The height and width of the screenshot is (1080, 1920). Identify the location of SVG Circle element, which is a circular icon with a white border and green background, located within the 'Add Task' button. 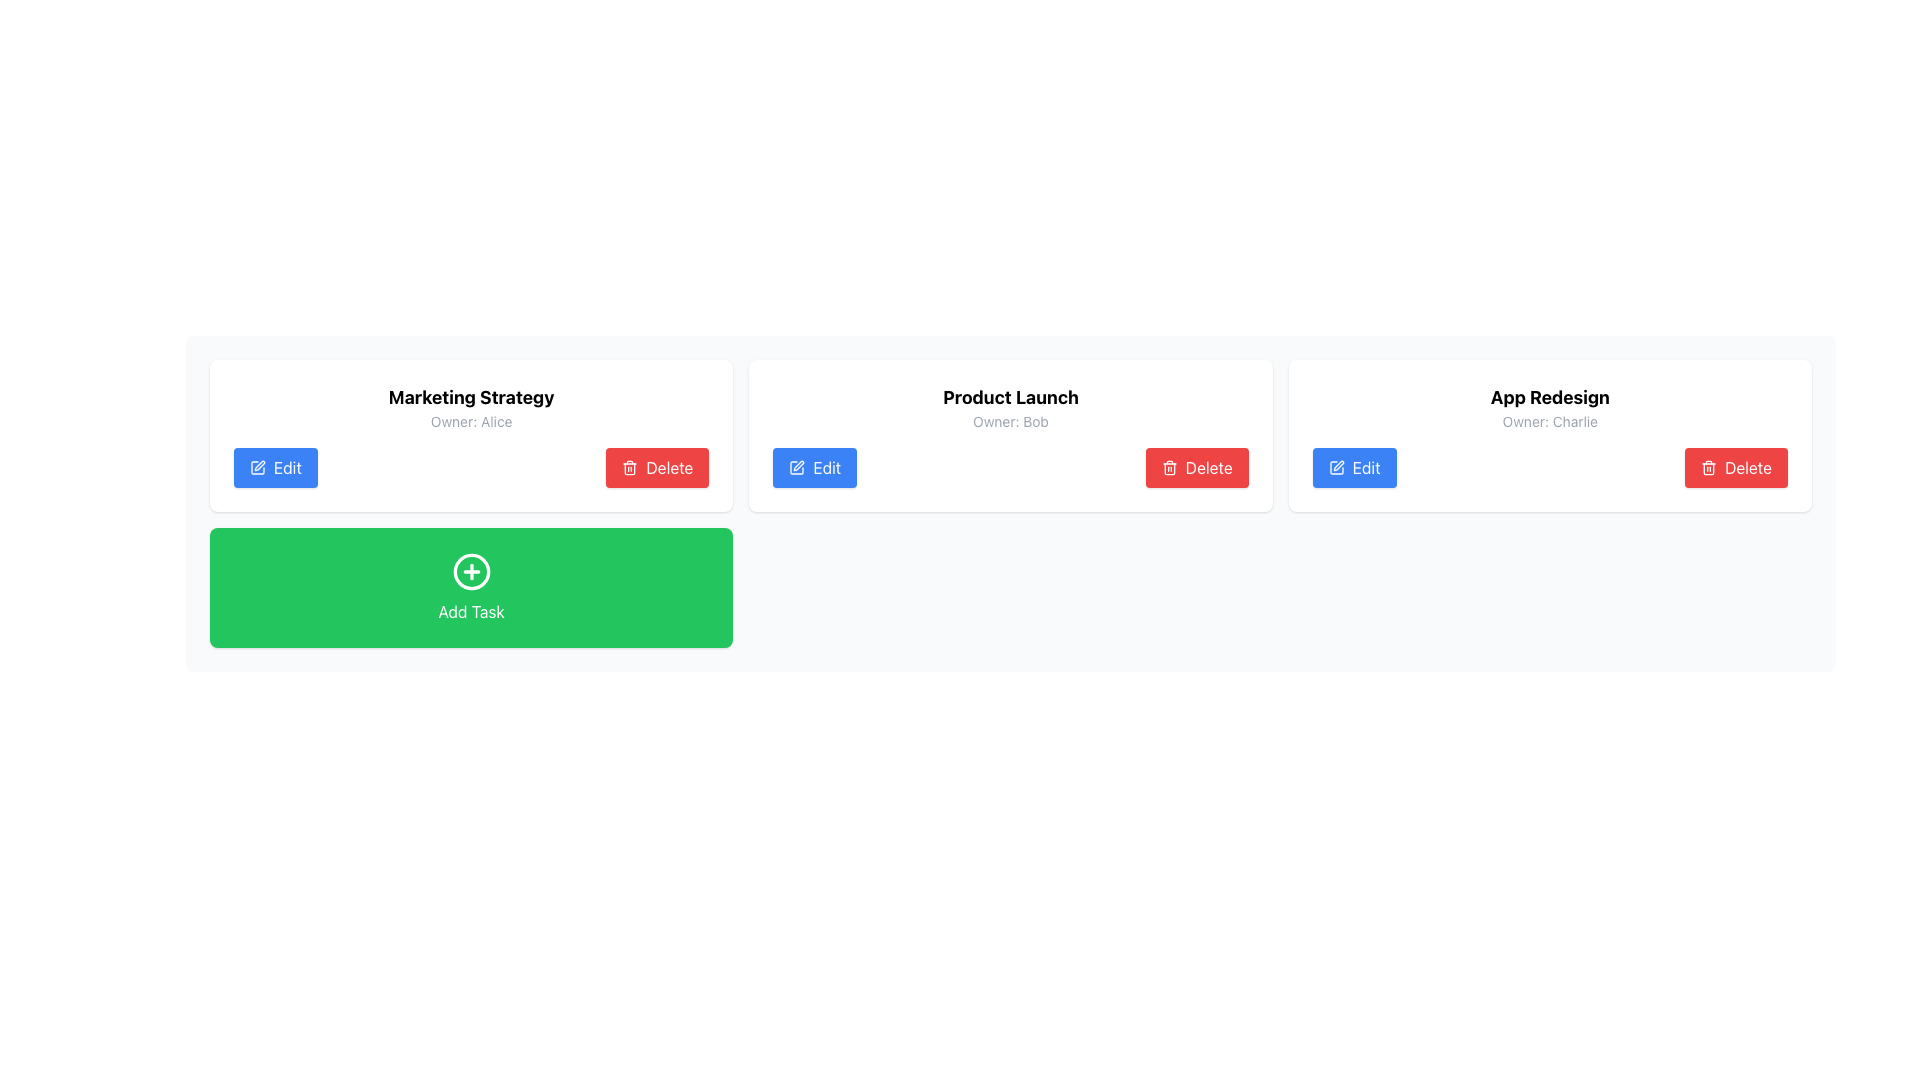
(470, 571).